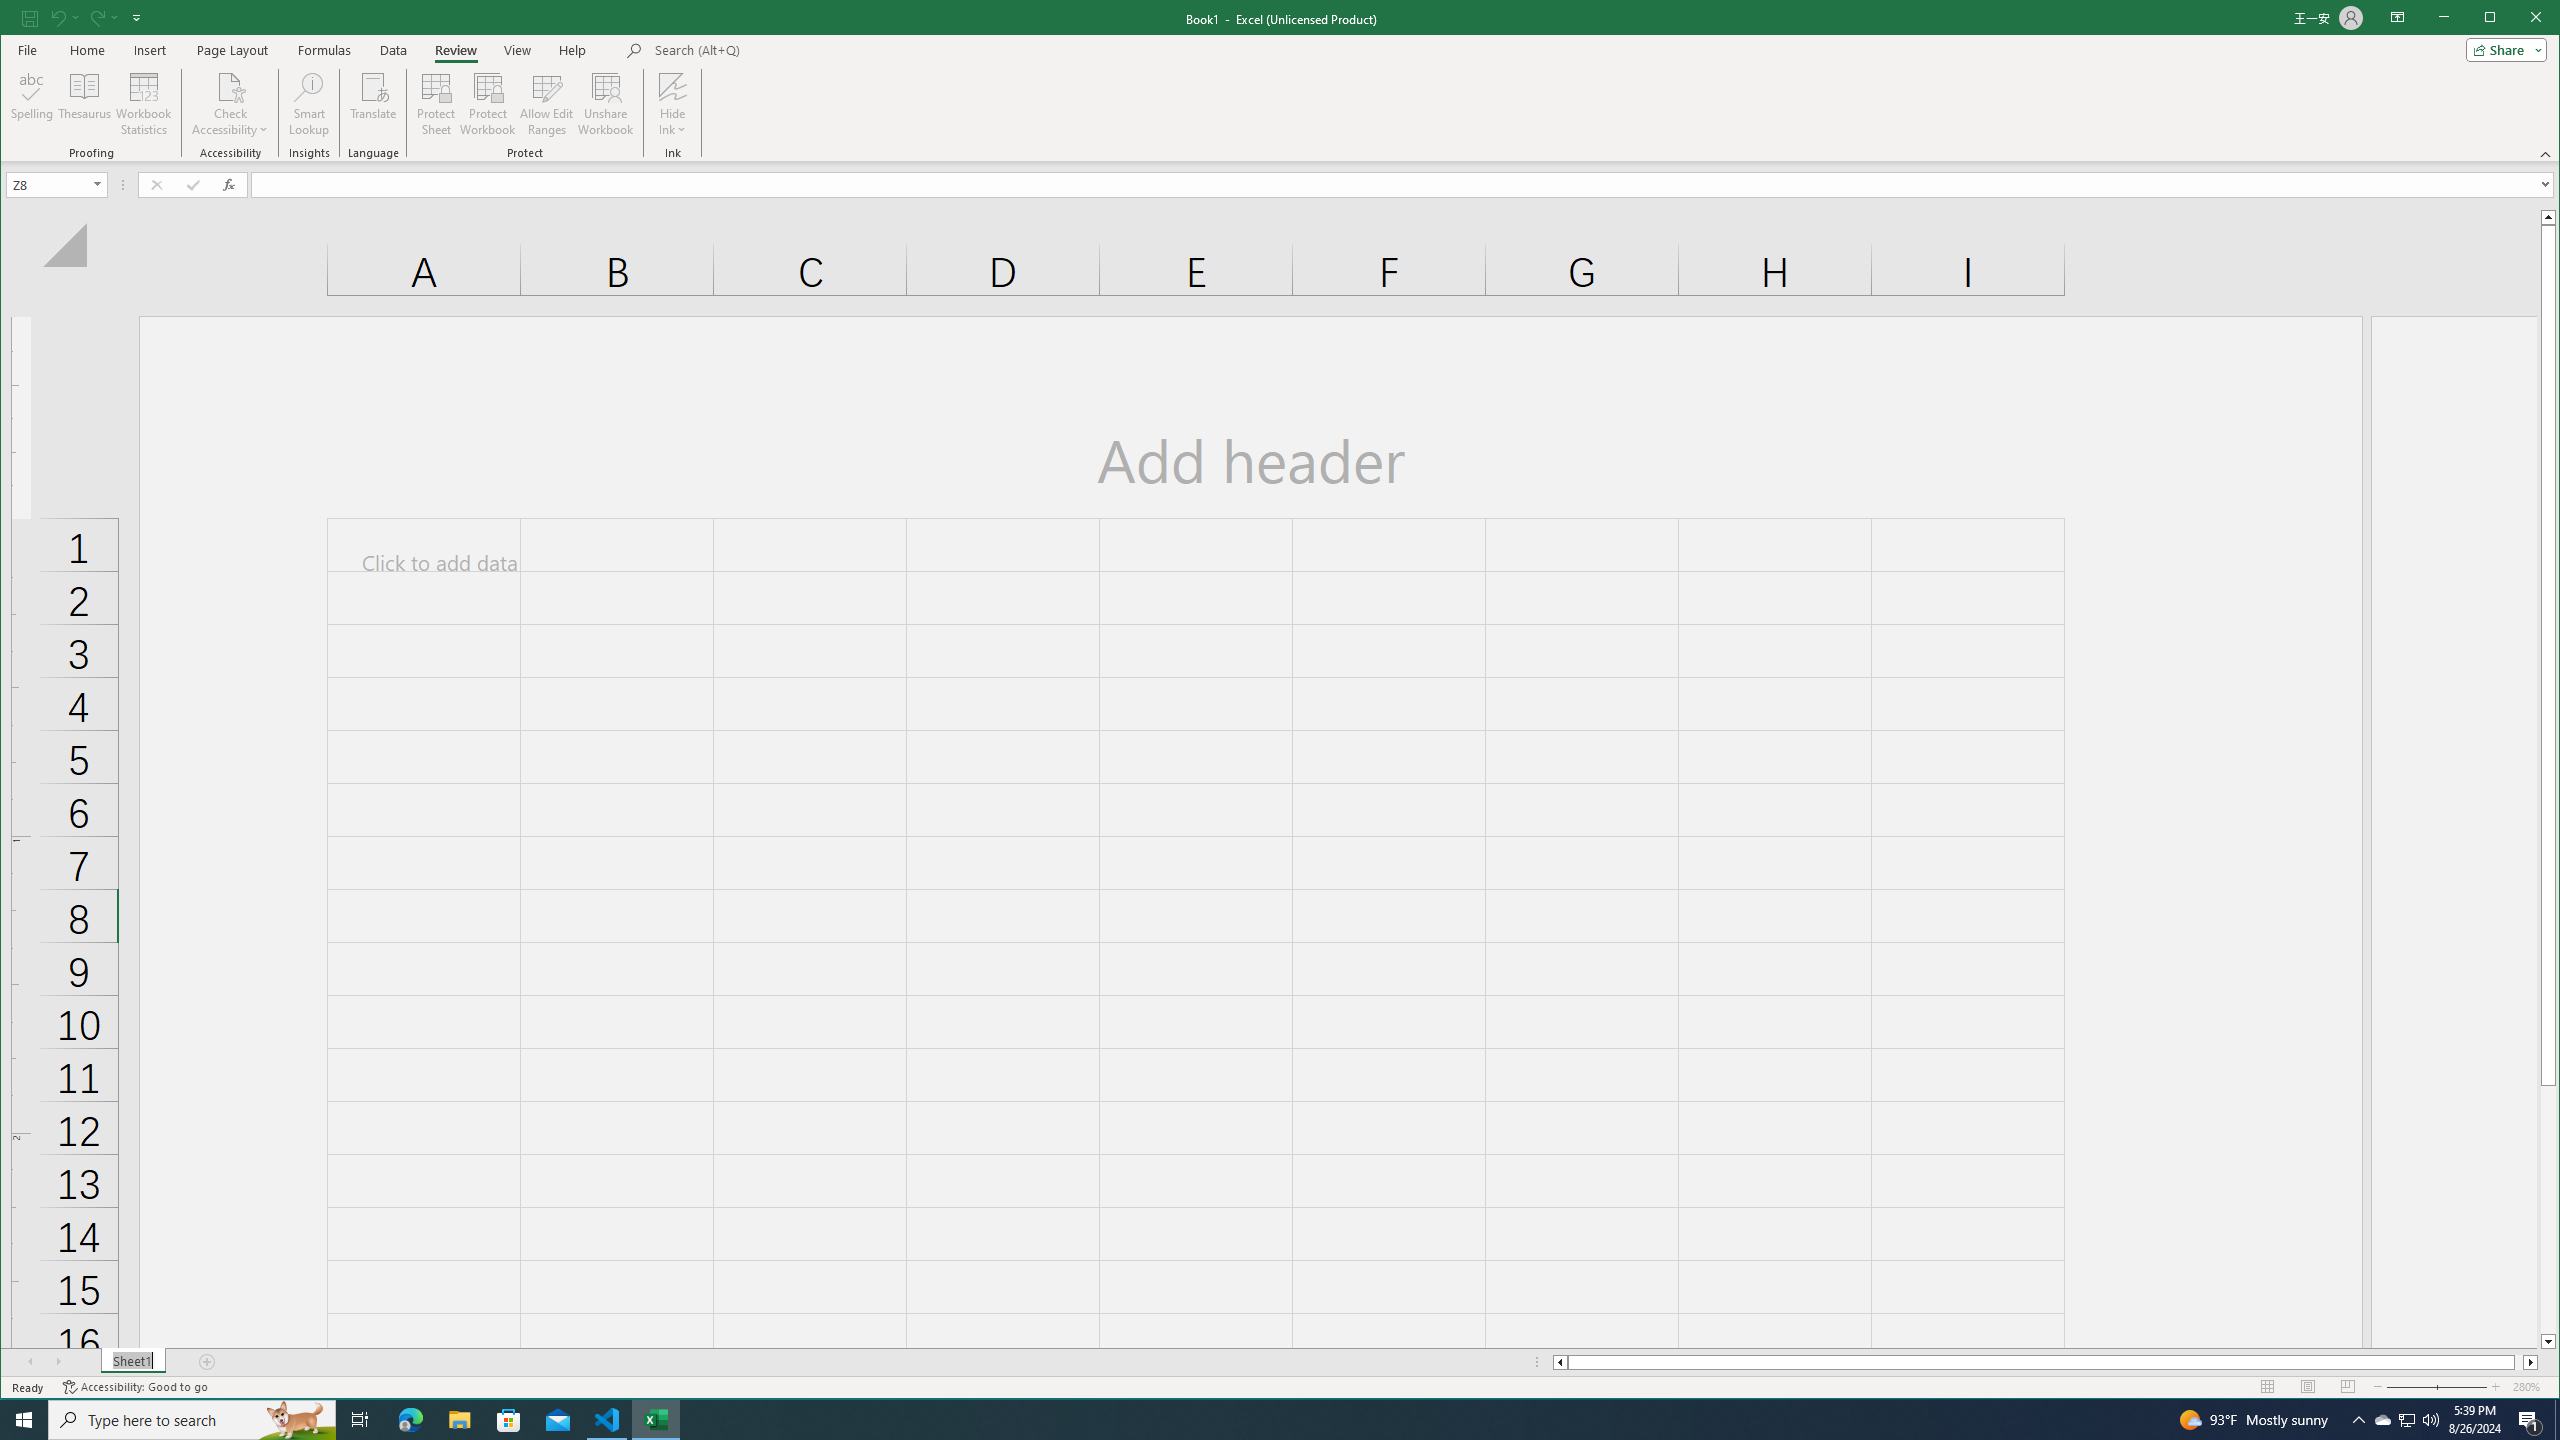 The height and width of the screenshot is (1440, 2560). What do you see at coordinates (2434, 1386) in the screenshot?
I see `'Zoom'` at bounding box center [2434, 1386].